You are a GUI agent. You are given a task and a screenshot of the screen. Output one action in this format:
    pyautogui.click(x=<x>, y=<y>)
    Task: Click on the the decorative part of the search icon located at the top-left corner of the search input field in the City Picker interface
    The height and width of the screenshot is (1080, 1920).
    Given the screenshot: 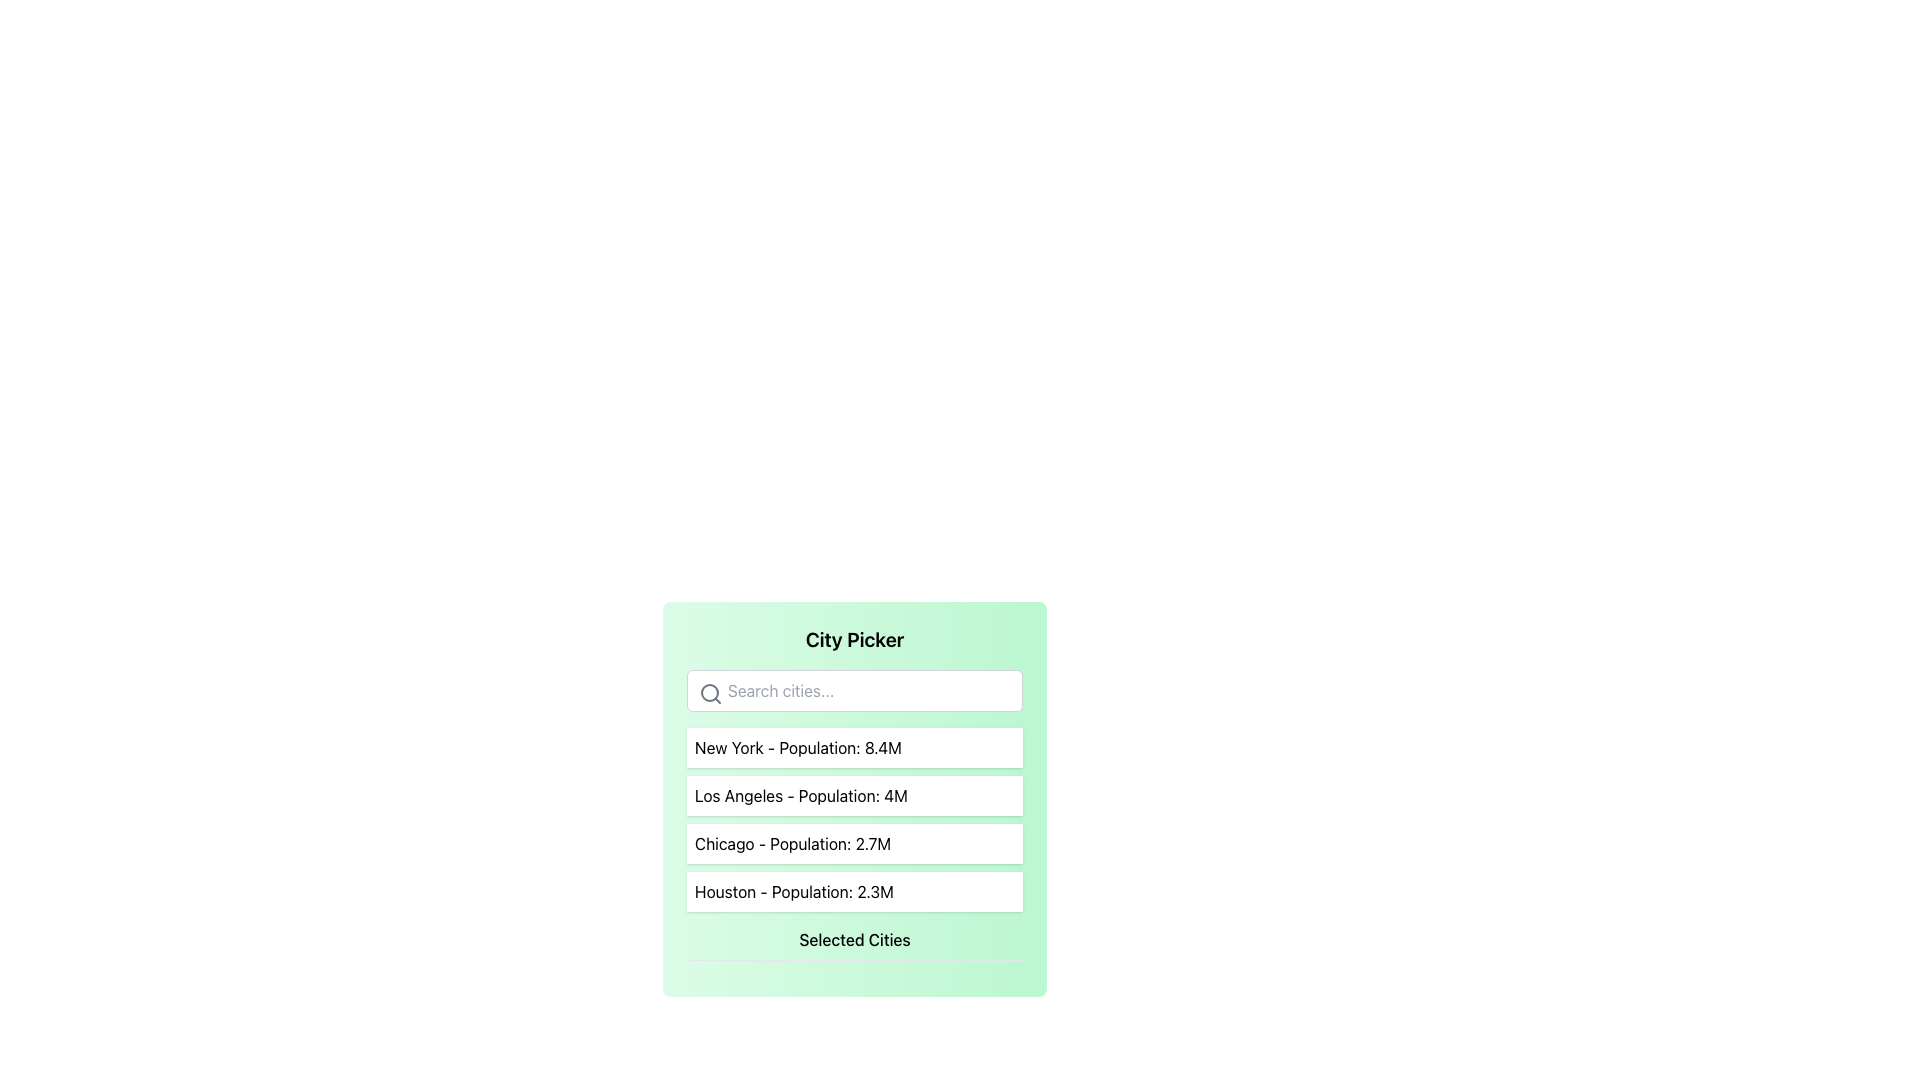 What is the action you would take?
    pyautogui.click(x=710, y=692)
    